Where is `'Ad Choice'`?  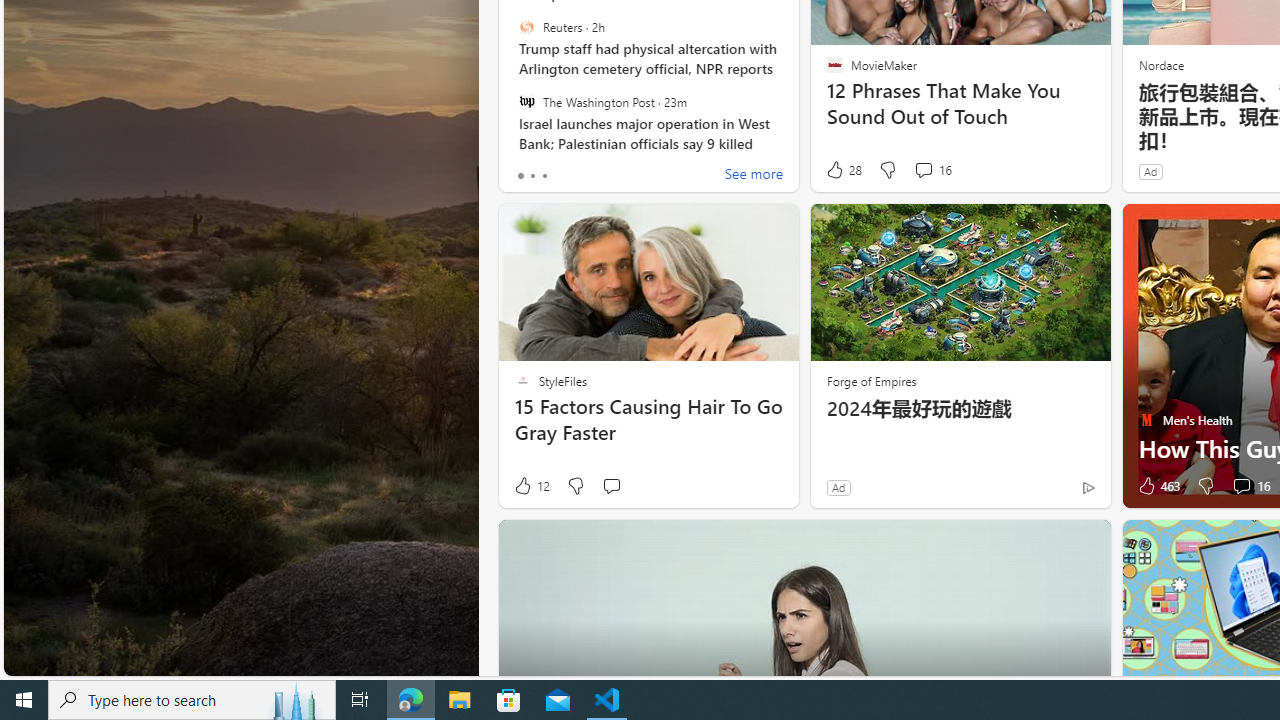
'Ad Choice' is located at coordinates (1087, 487).